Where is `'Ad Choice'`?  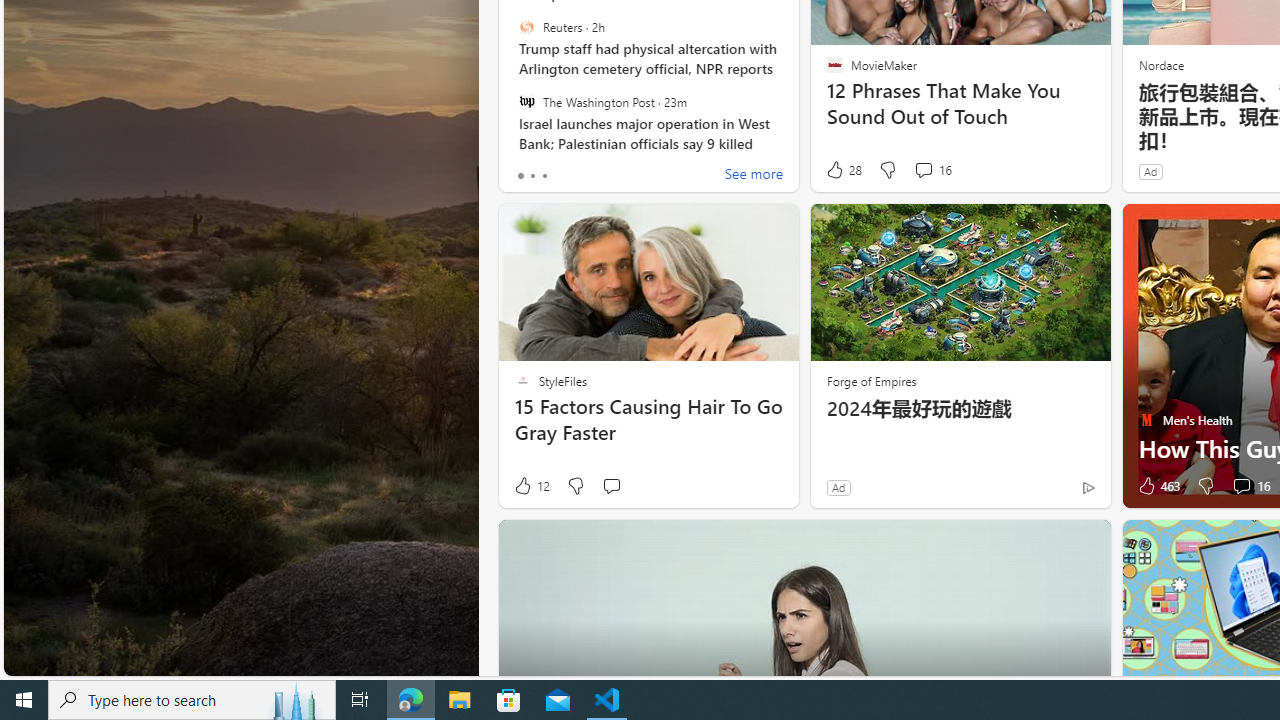
'Ad Choice' is located at coordinates (1087, 487).